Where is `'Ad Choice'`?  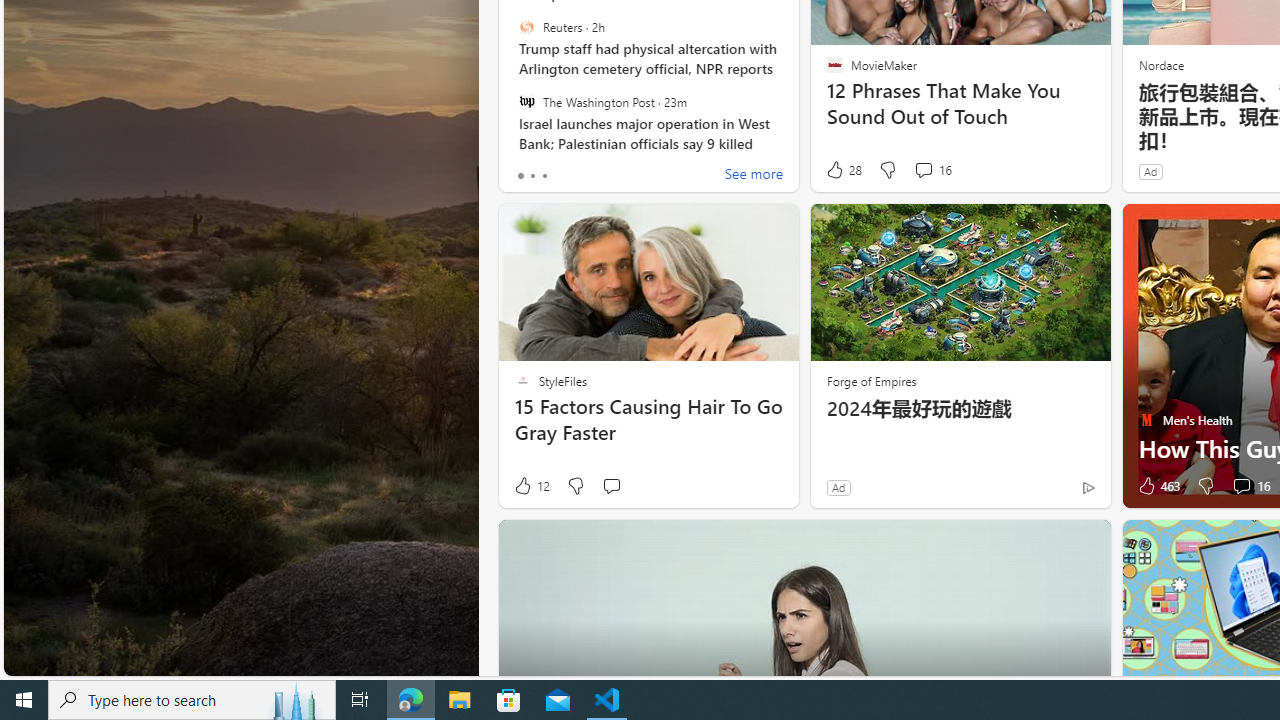
'Ad Choice' is located at coordinates (1087, 487).